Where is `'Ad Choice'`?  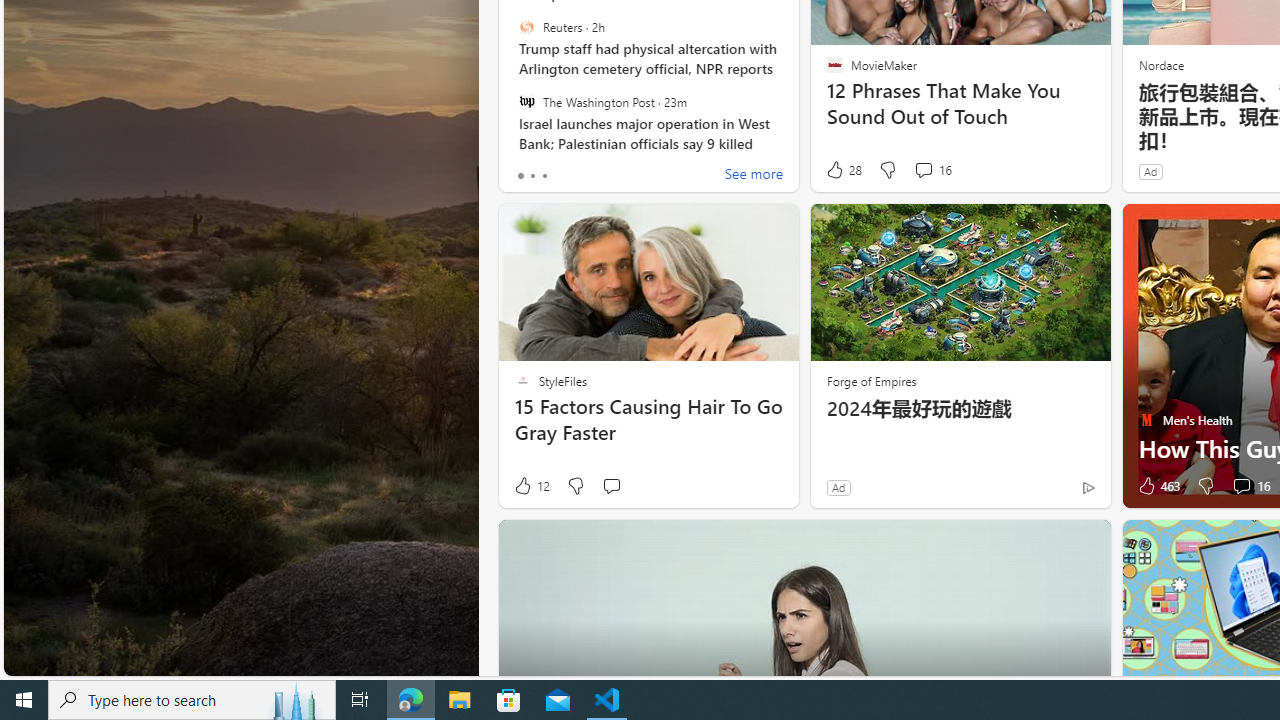
'Ad Choice' is located at coordinates (1087, 487).